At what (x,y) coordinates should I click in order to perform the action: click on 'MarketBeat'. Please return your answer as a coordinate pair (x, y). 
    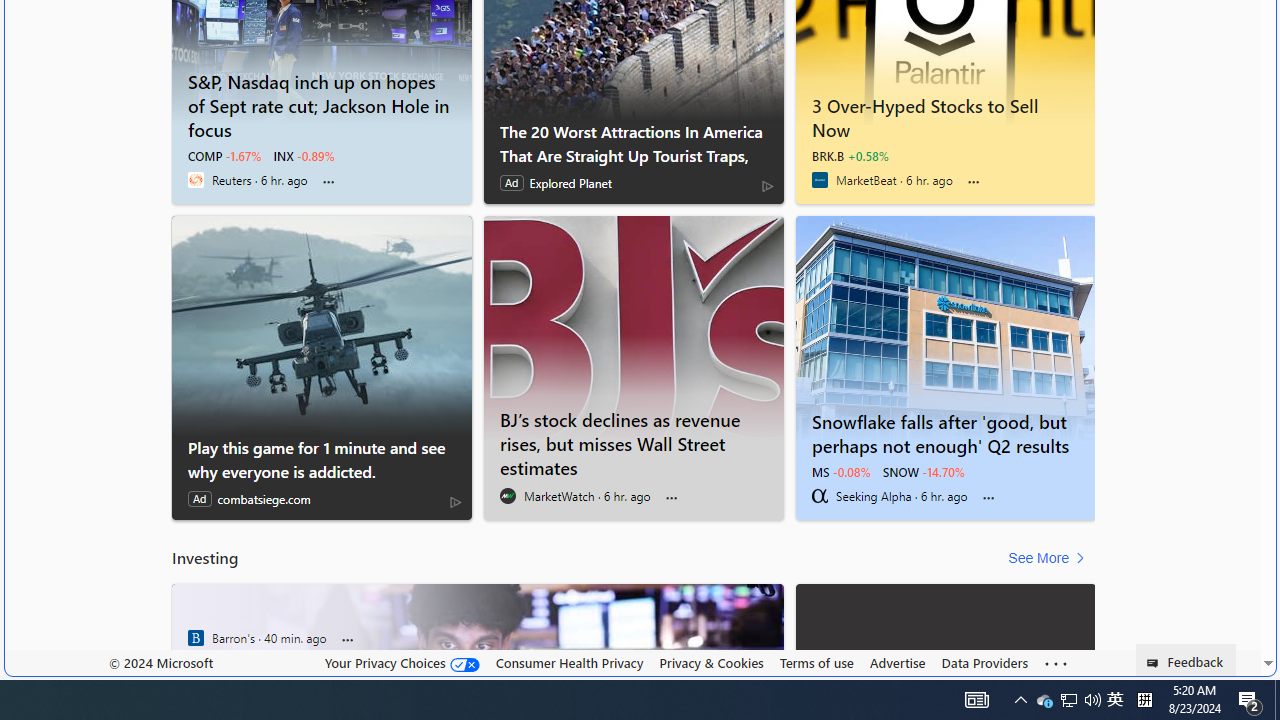
    Looking at the image, I should click on (819, 180).